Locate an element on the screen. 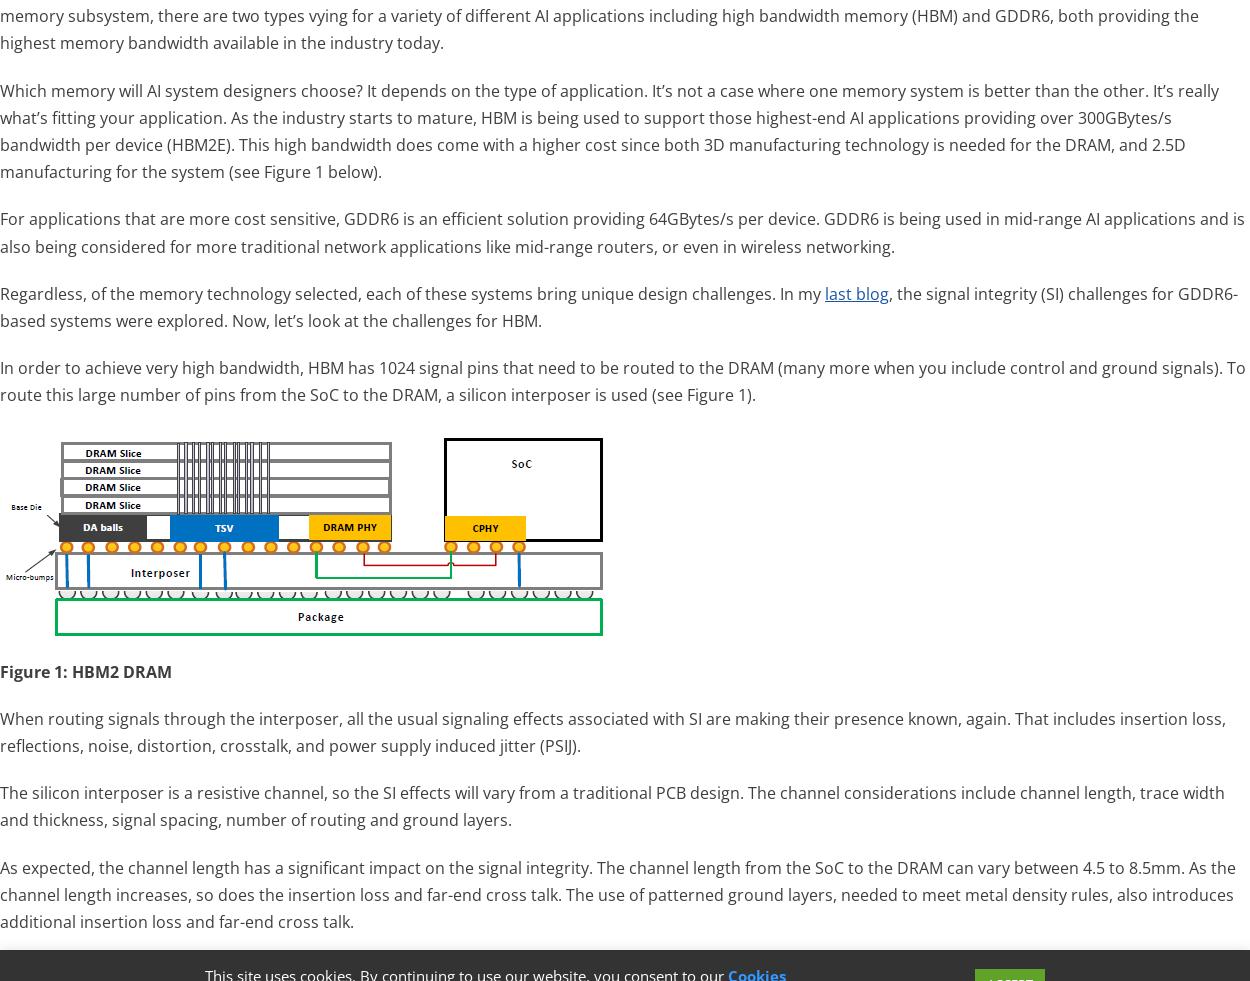  'Which memory will AI system designers choose? It depends on the type of application. It’s not a case where one memory system is better than the other. It’s really what’s fitting your application. As the industry starts to mature, HBM is being used to support those highest-end AI applications providing over 300GBytes/s bandwidth per device (HBM2E). This high bandwidth does come with a higher cost since both 3D manufacturing technology is needed for the DRAM, and 2.5D manufacturing for the system (see Figure 1 below).' is located at coordinates (608, 129).